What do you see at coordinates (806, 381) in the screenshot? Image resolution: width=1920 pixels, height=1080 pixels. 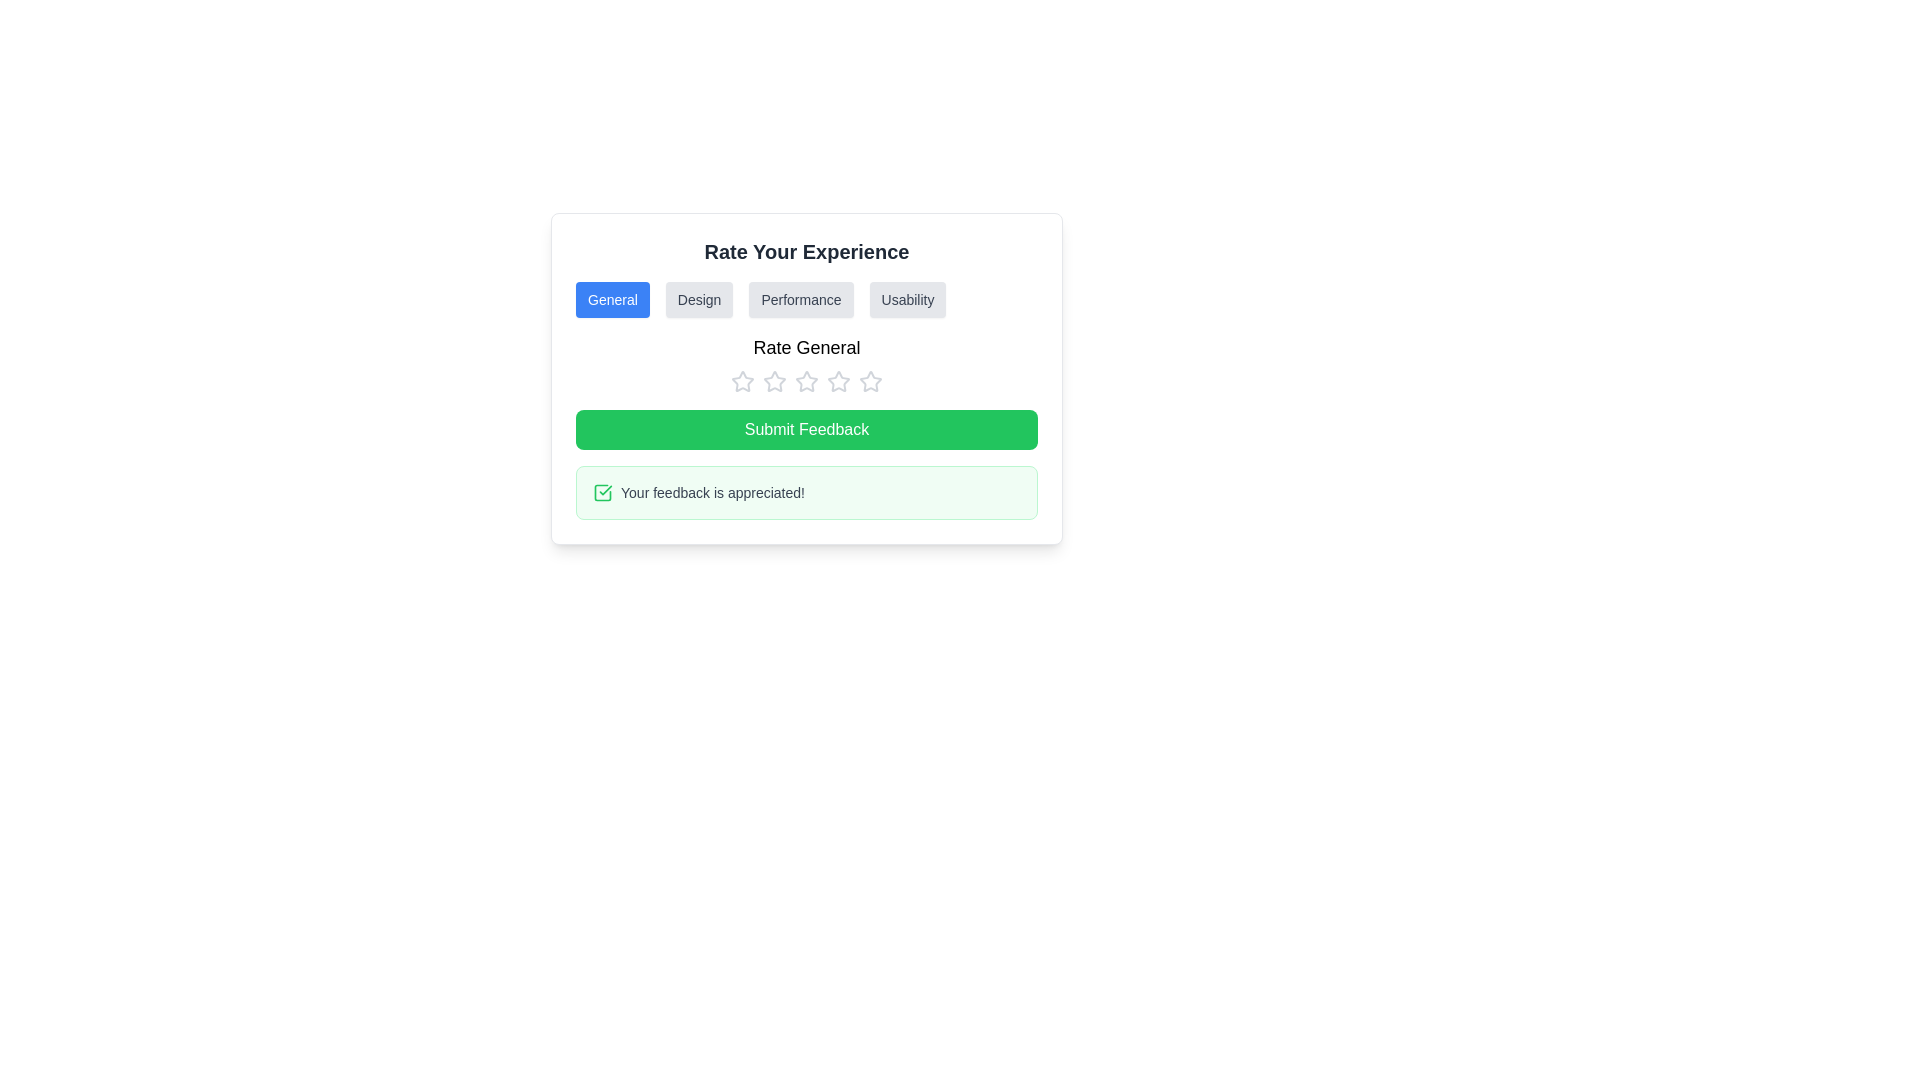 I see `the third star in the series of five rating stars located in the 'Rate General' panel within the 'Rate Your Experience' section` at bounding box center [806, 381].